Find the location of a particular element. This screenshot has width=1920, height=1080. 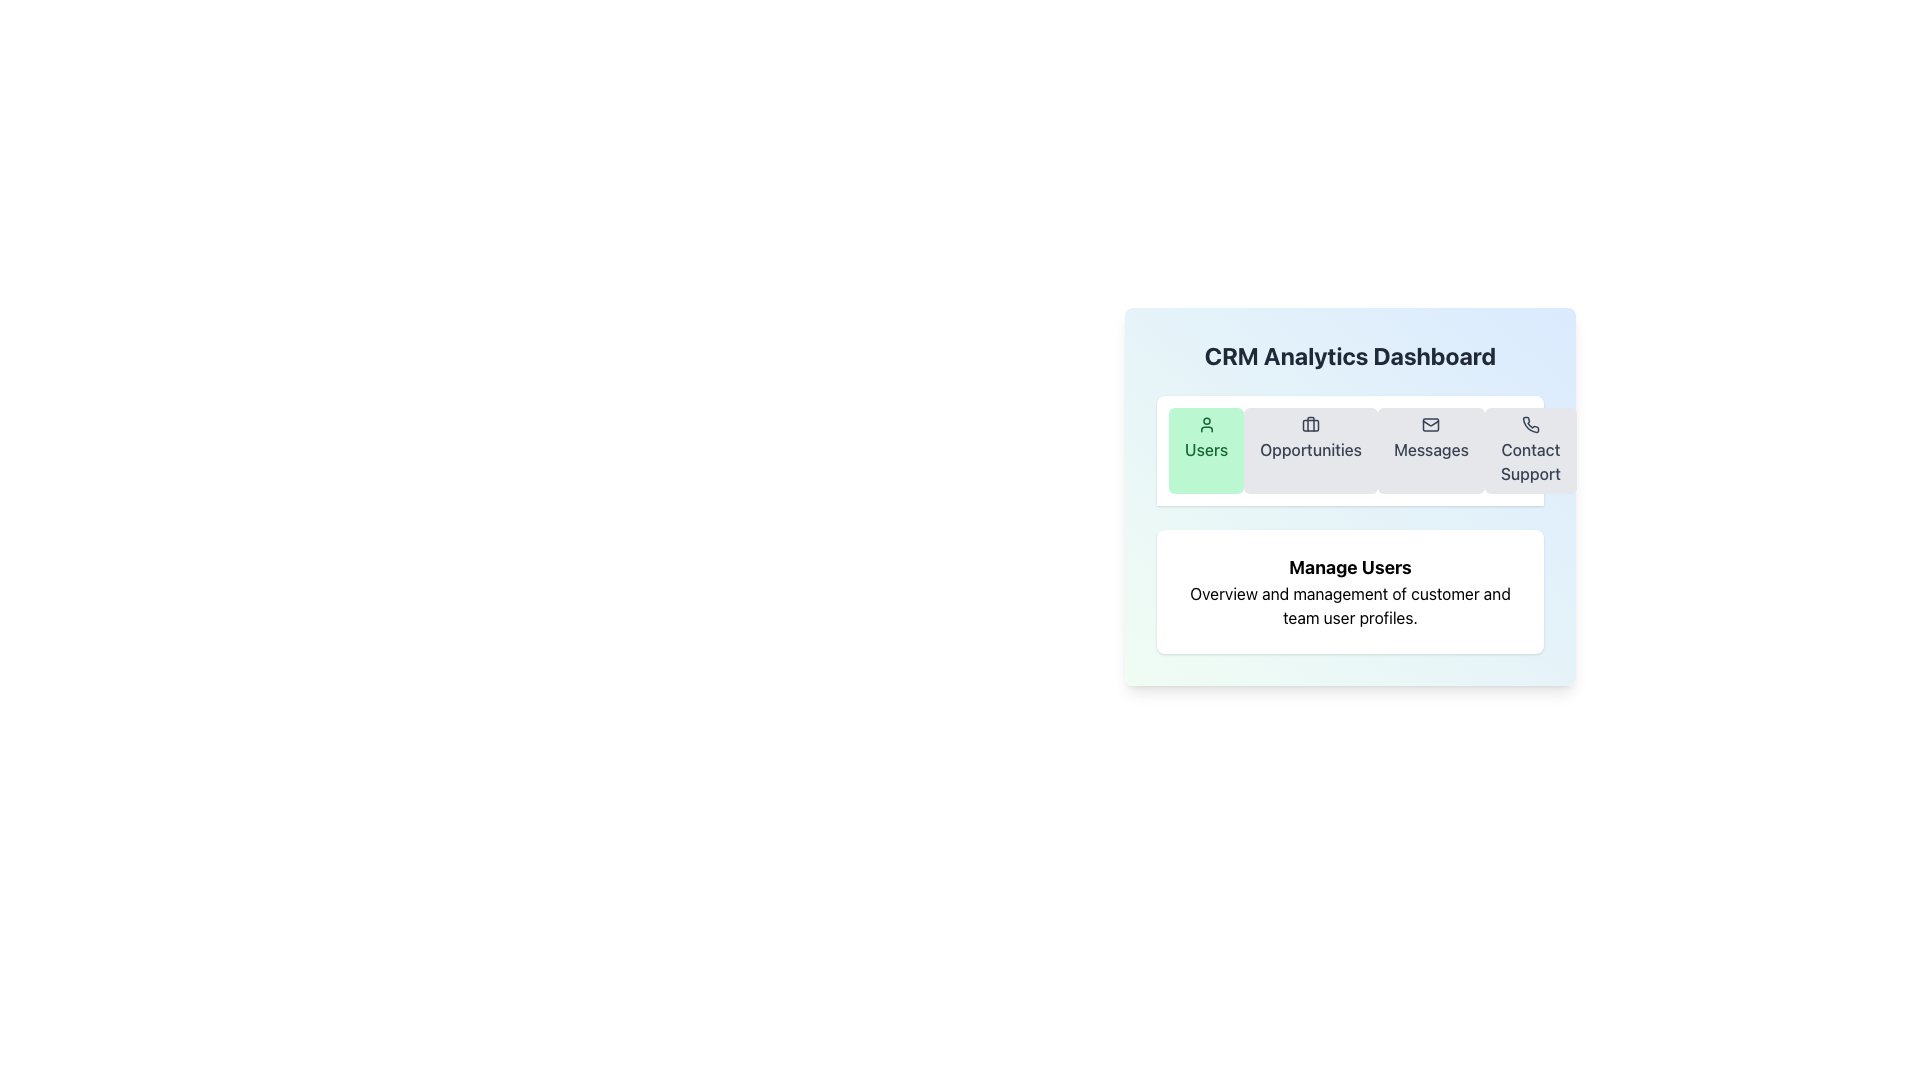

the rectangular SVG shape with rounded corners that is part of the 'Messages' envelope icon located in the top-central horizontal navigation menu is located at coordinates (1430, 423).